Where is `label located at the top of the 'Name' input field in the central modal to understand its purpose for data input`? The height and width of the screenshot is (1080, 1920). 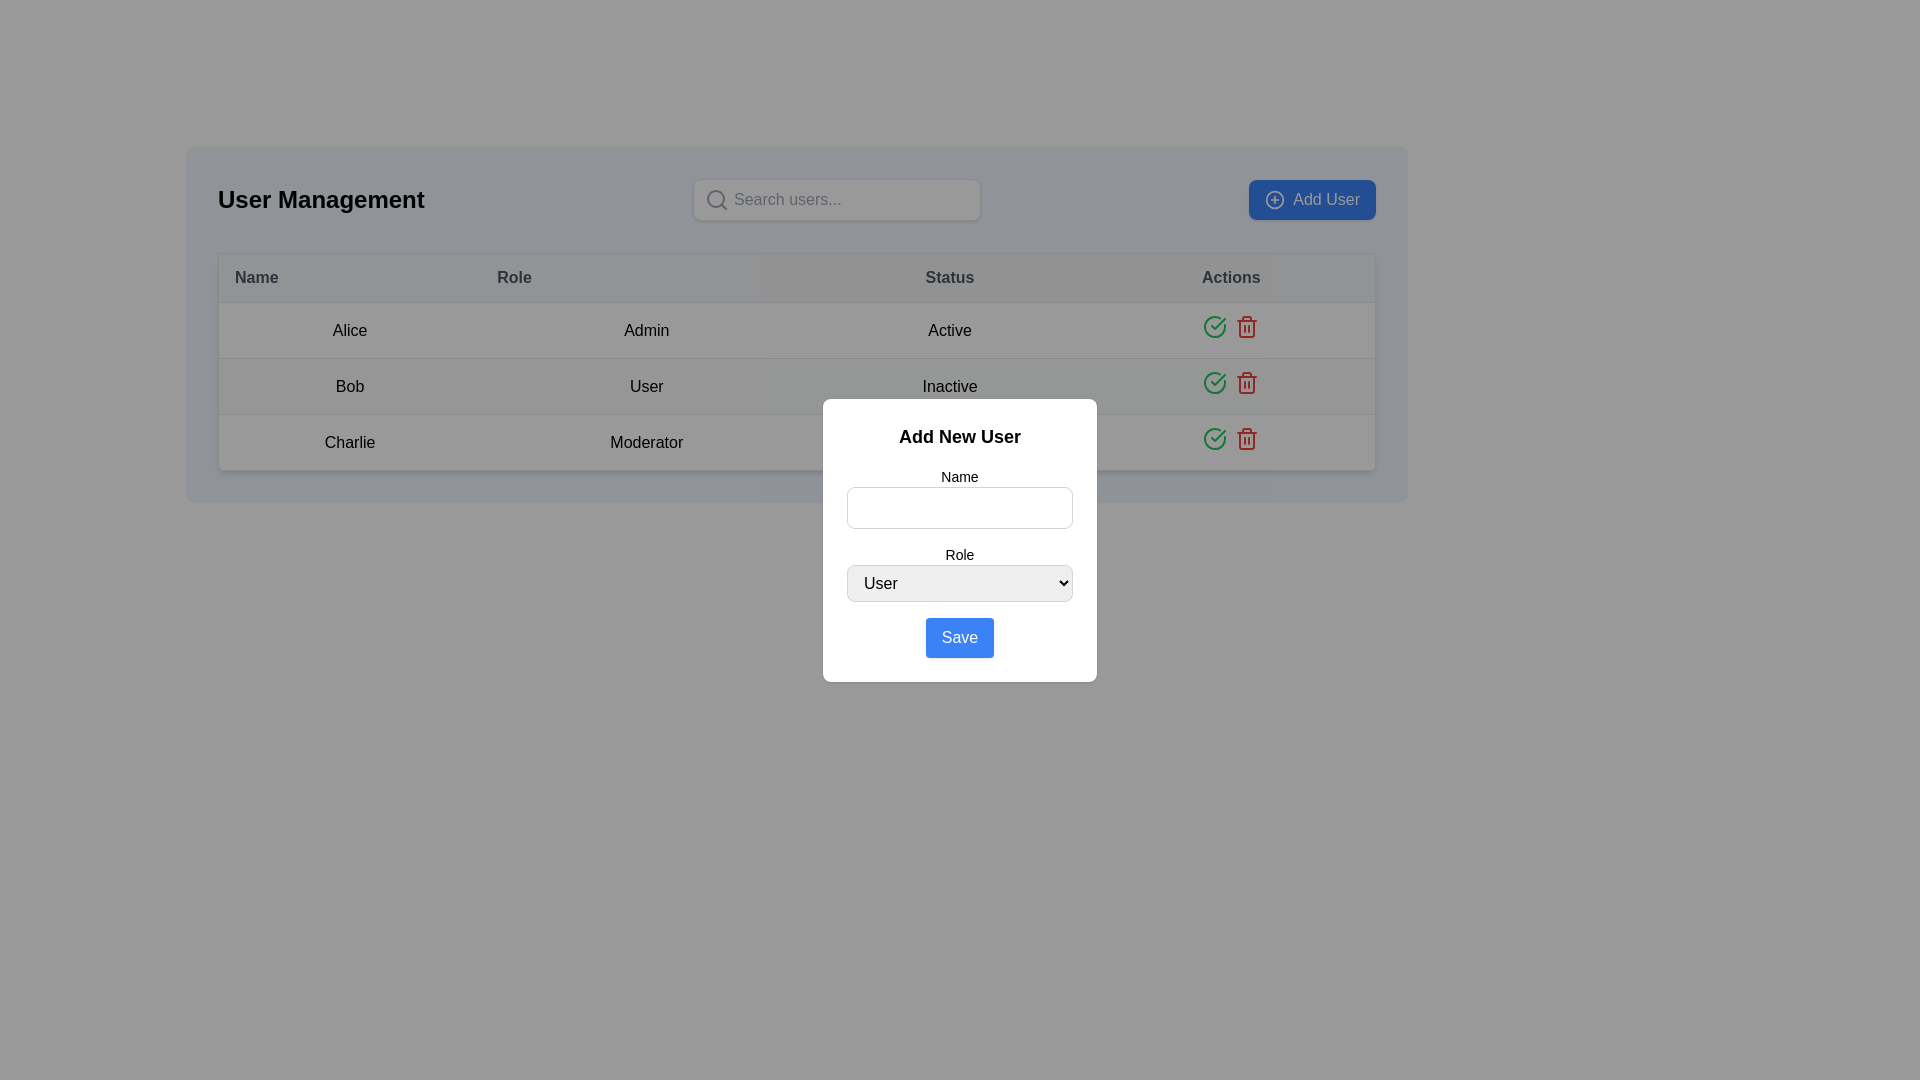
label located at the top of the 'Name' input field in the central modal to understand its purpose for data input is located at coordinates (960, 476).